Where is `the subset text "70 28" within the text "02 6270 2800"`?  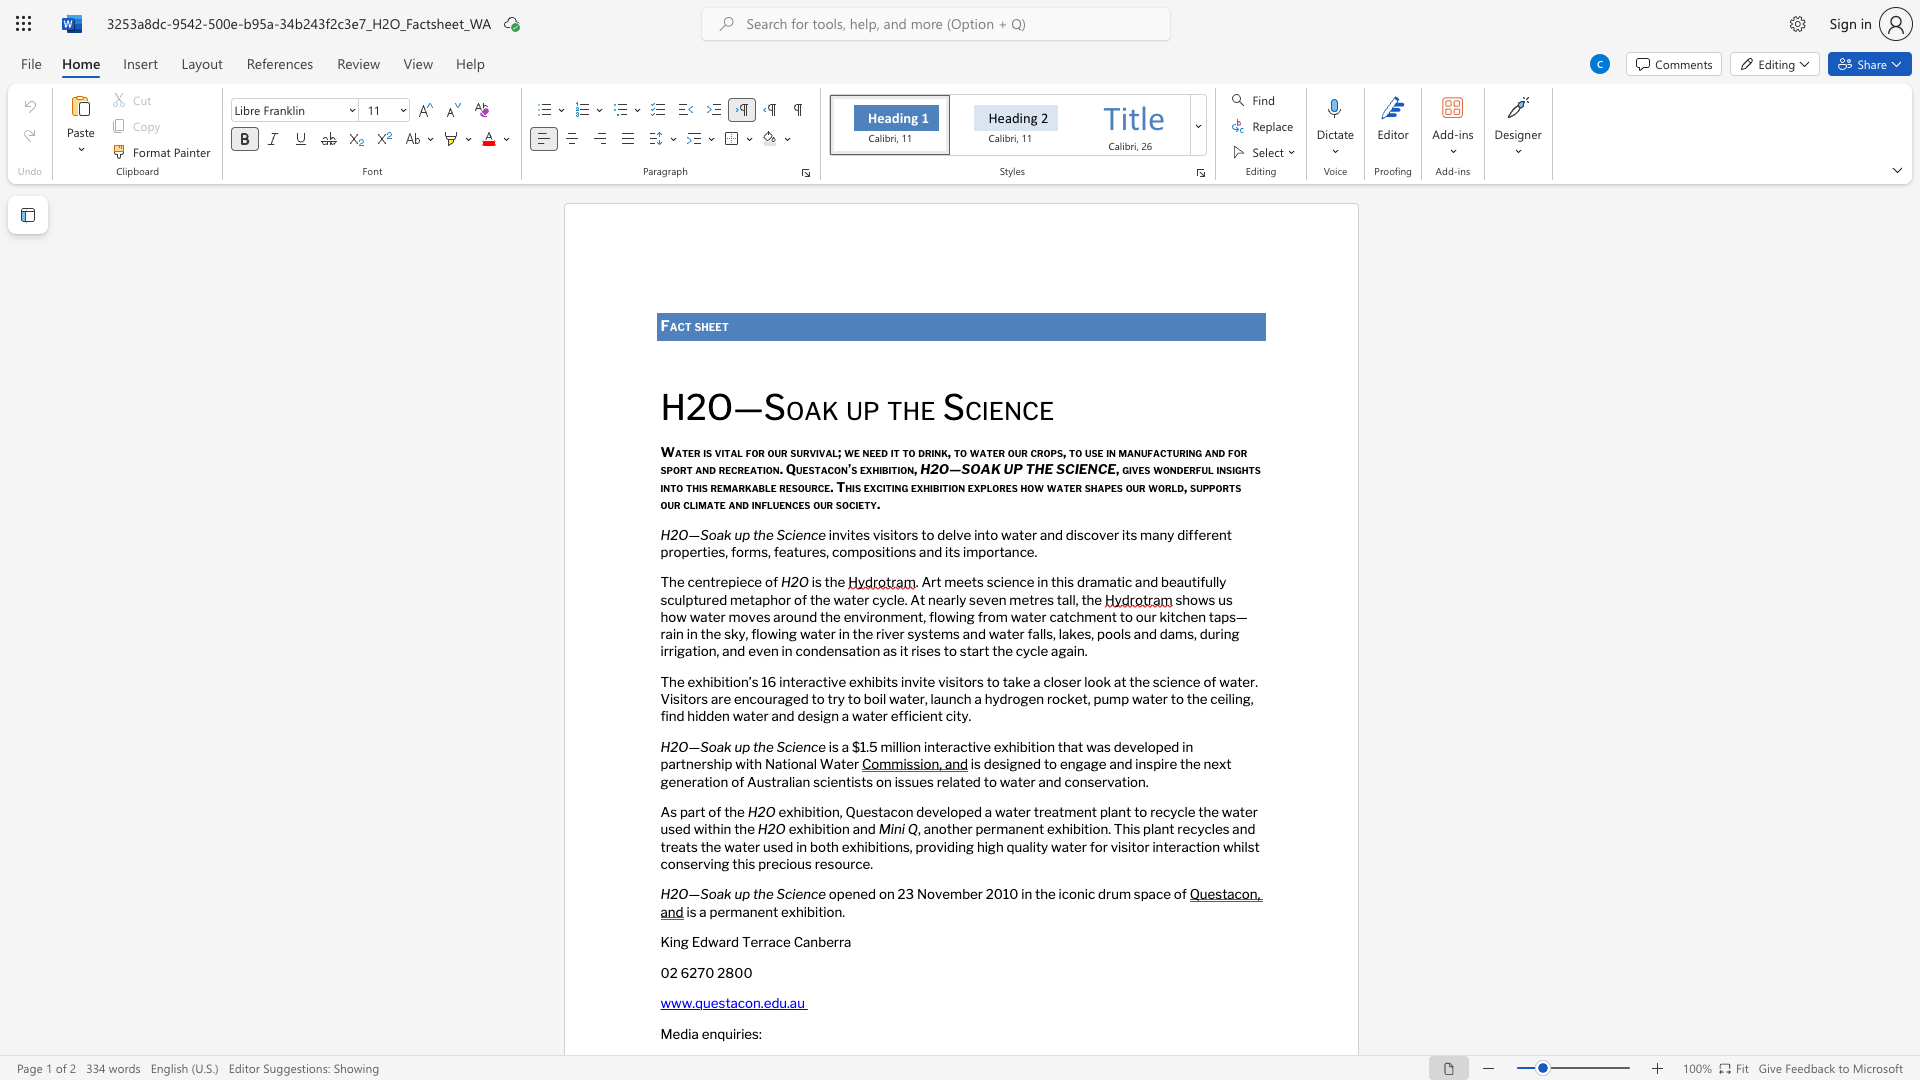 the subset text "70 28" within the text "02 6270 2800" is located at coordinates (697, 971).